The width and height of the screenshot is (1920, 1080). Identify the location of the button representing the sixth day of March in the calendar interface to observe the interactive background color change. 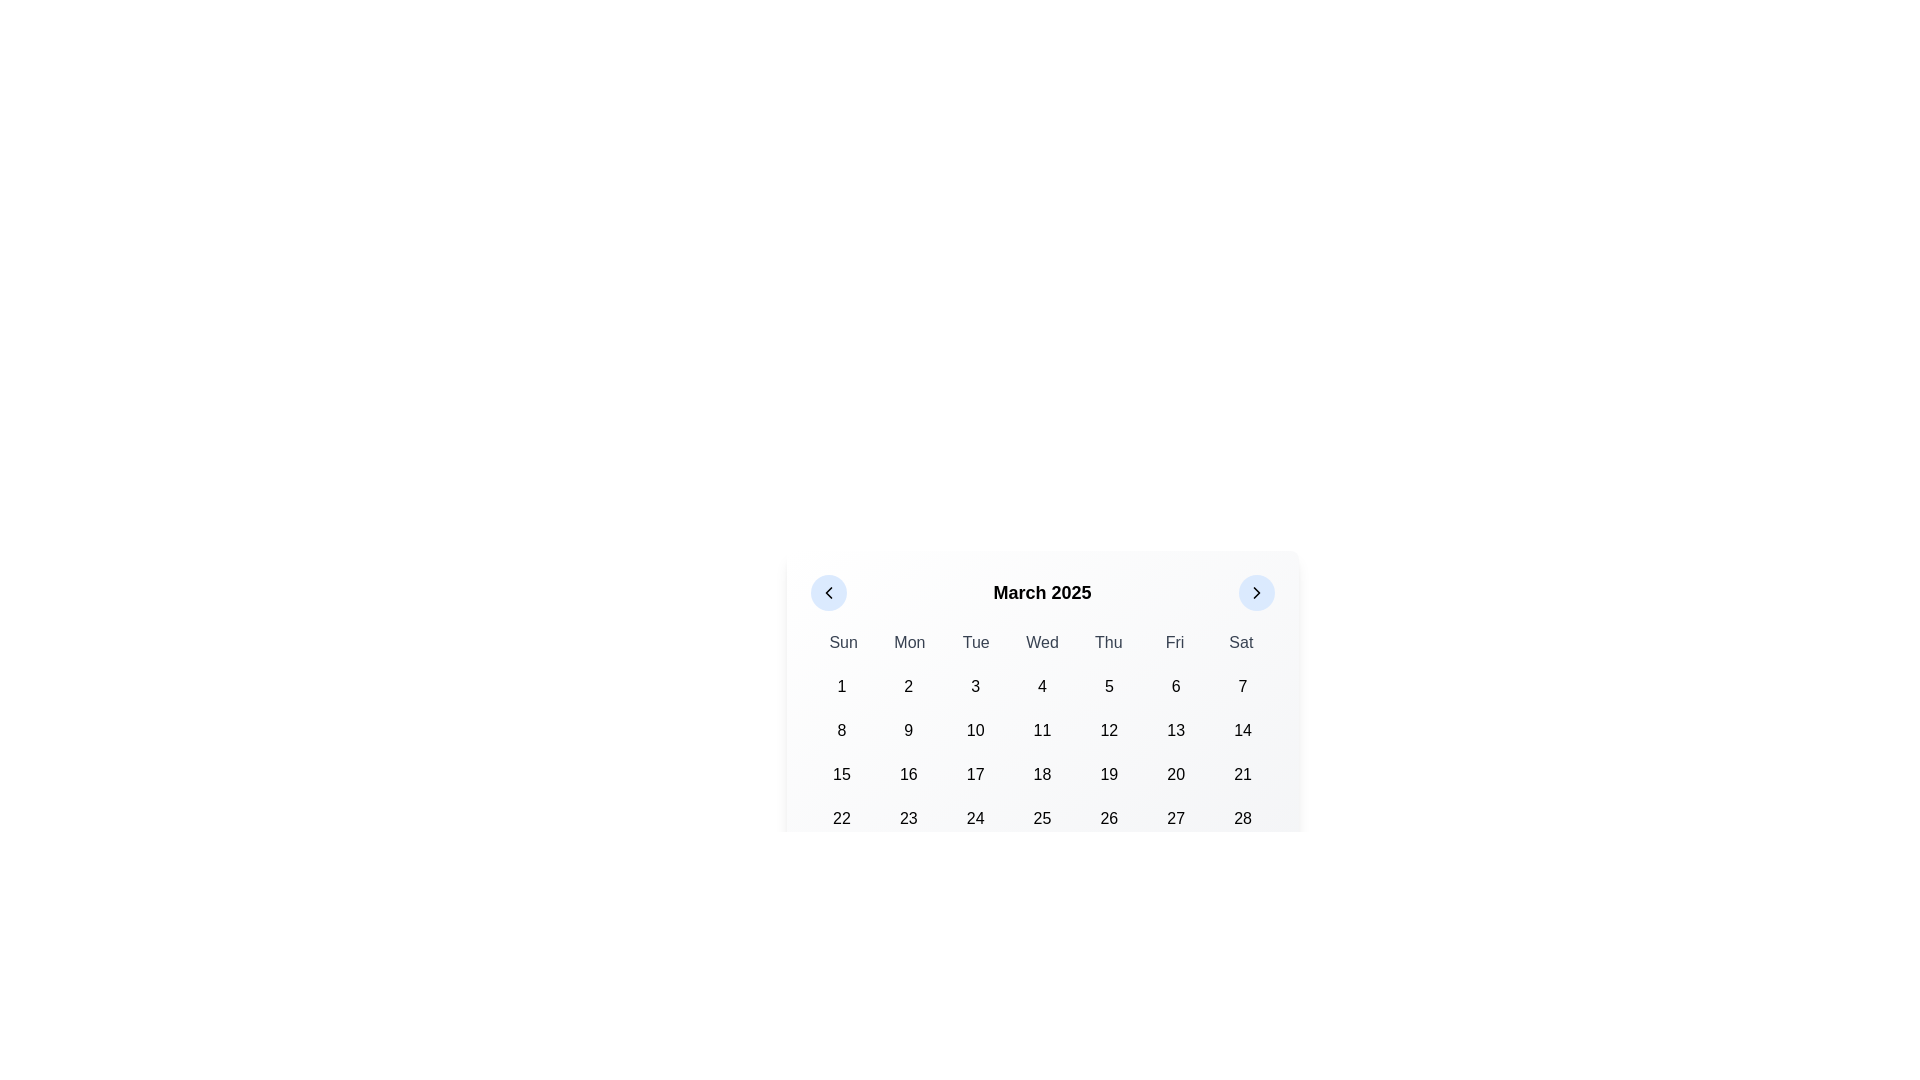
(1176, 685).